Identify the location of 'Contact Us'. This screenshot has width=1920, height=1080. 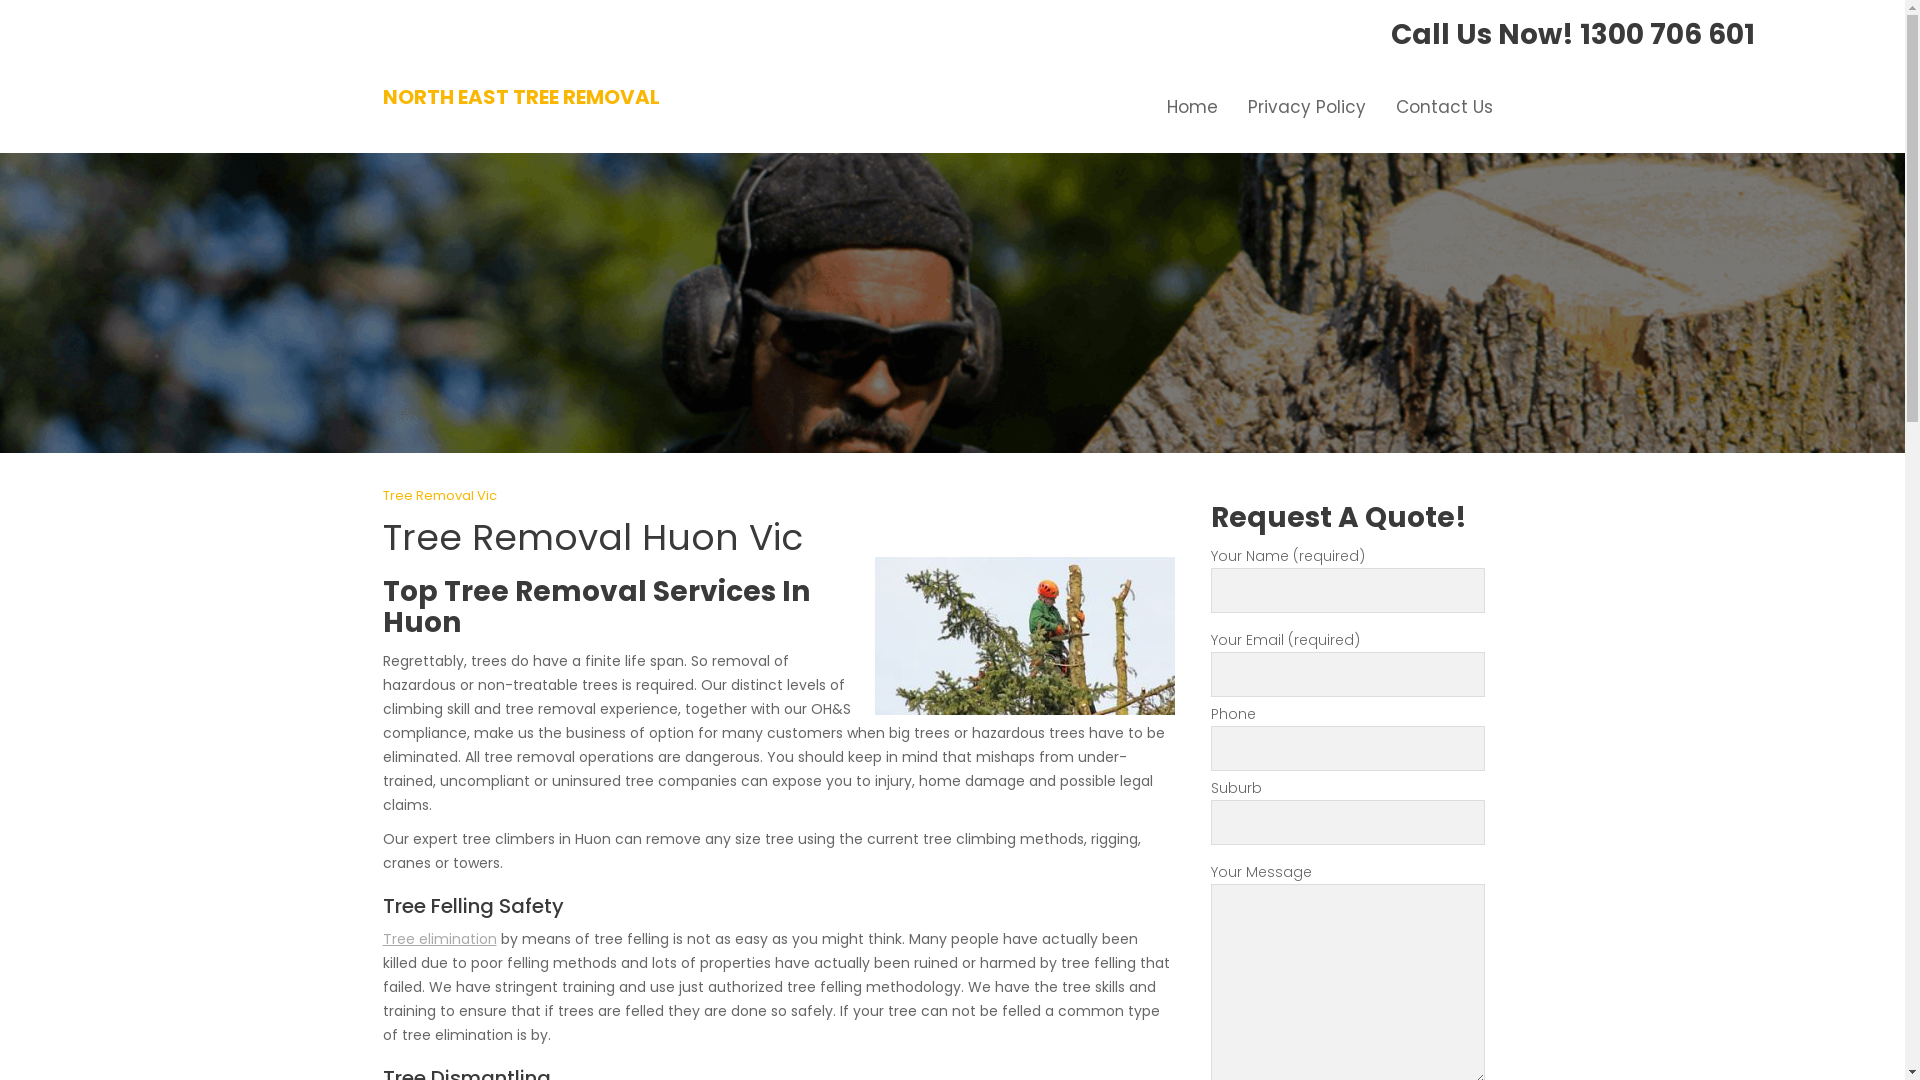
(1443, 107).